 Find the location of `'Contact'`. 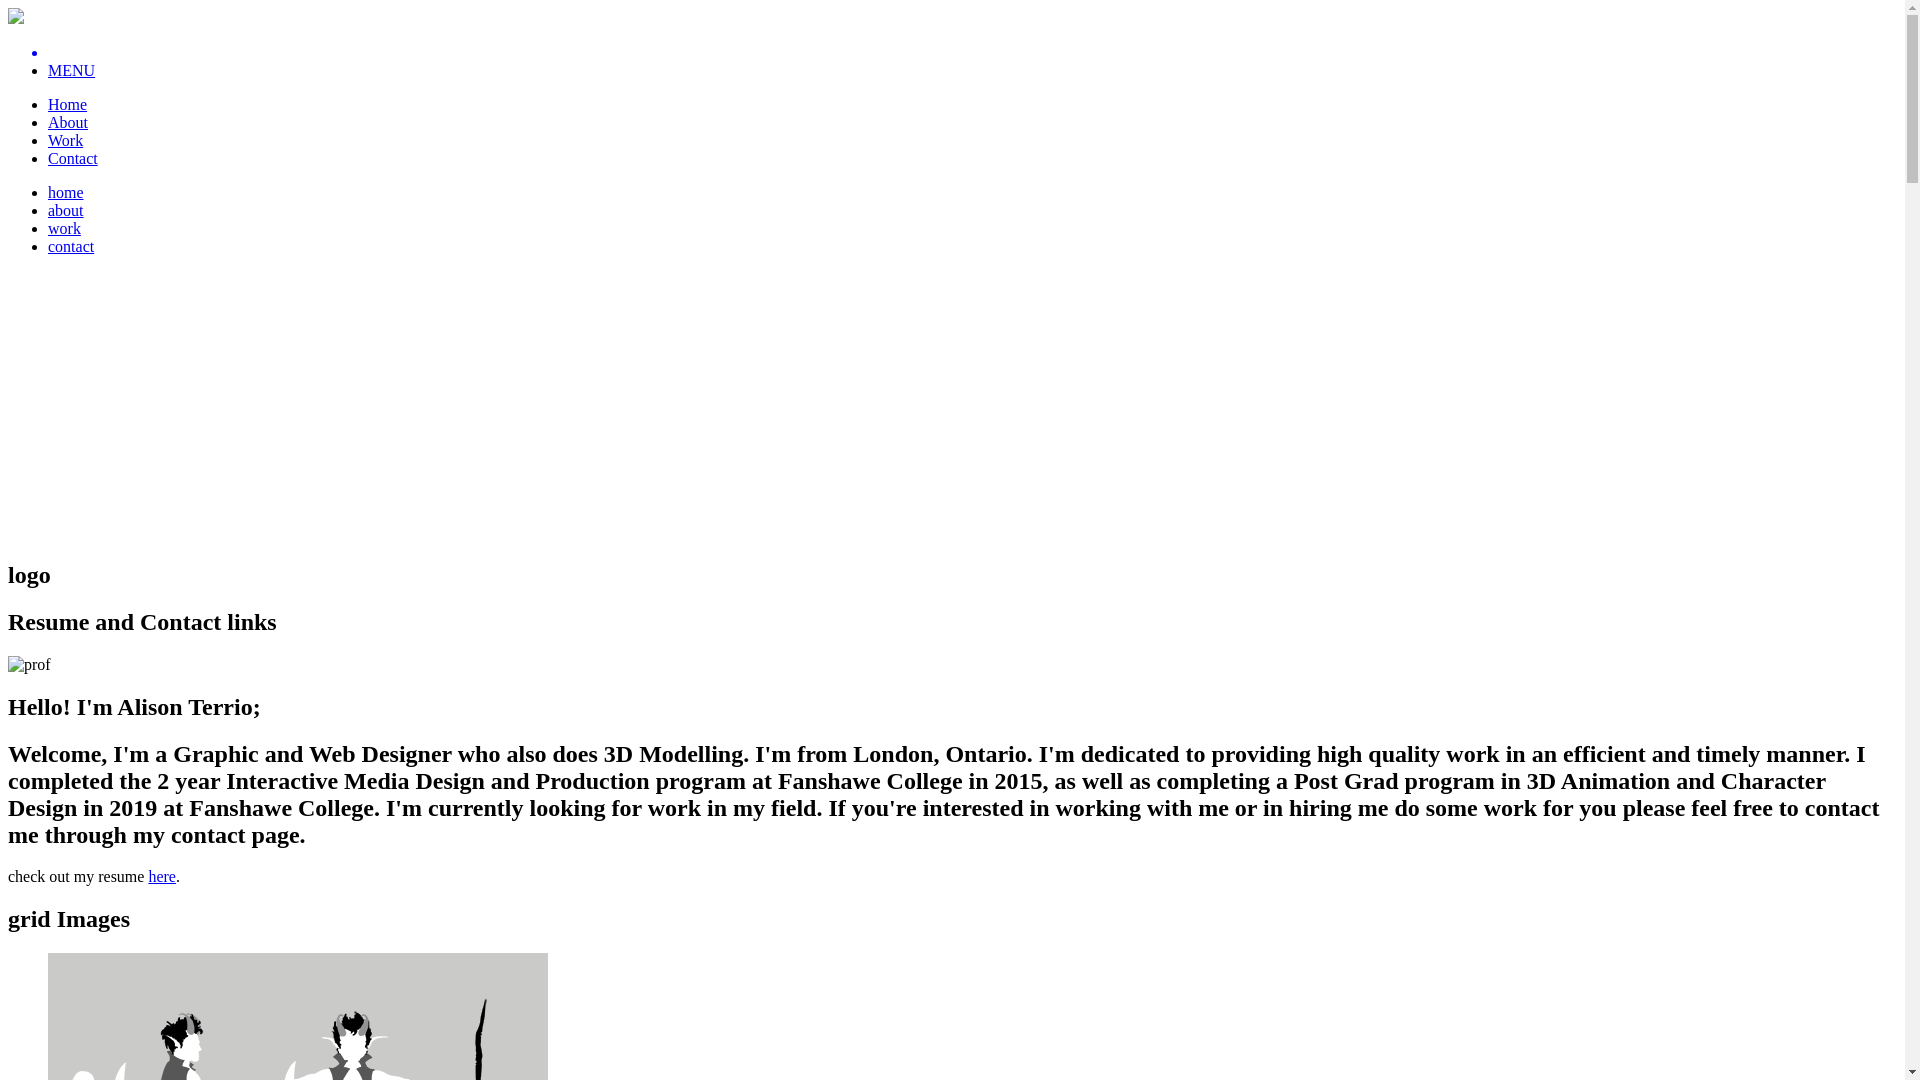

'Contact' is located at coordinates (72, 157).